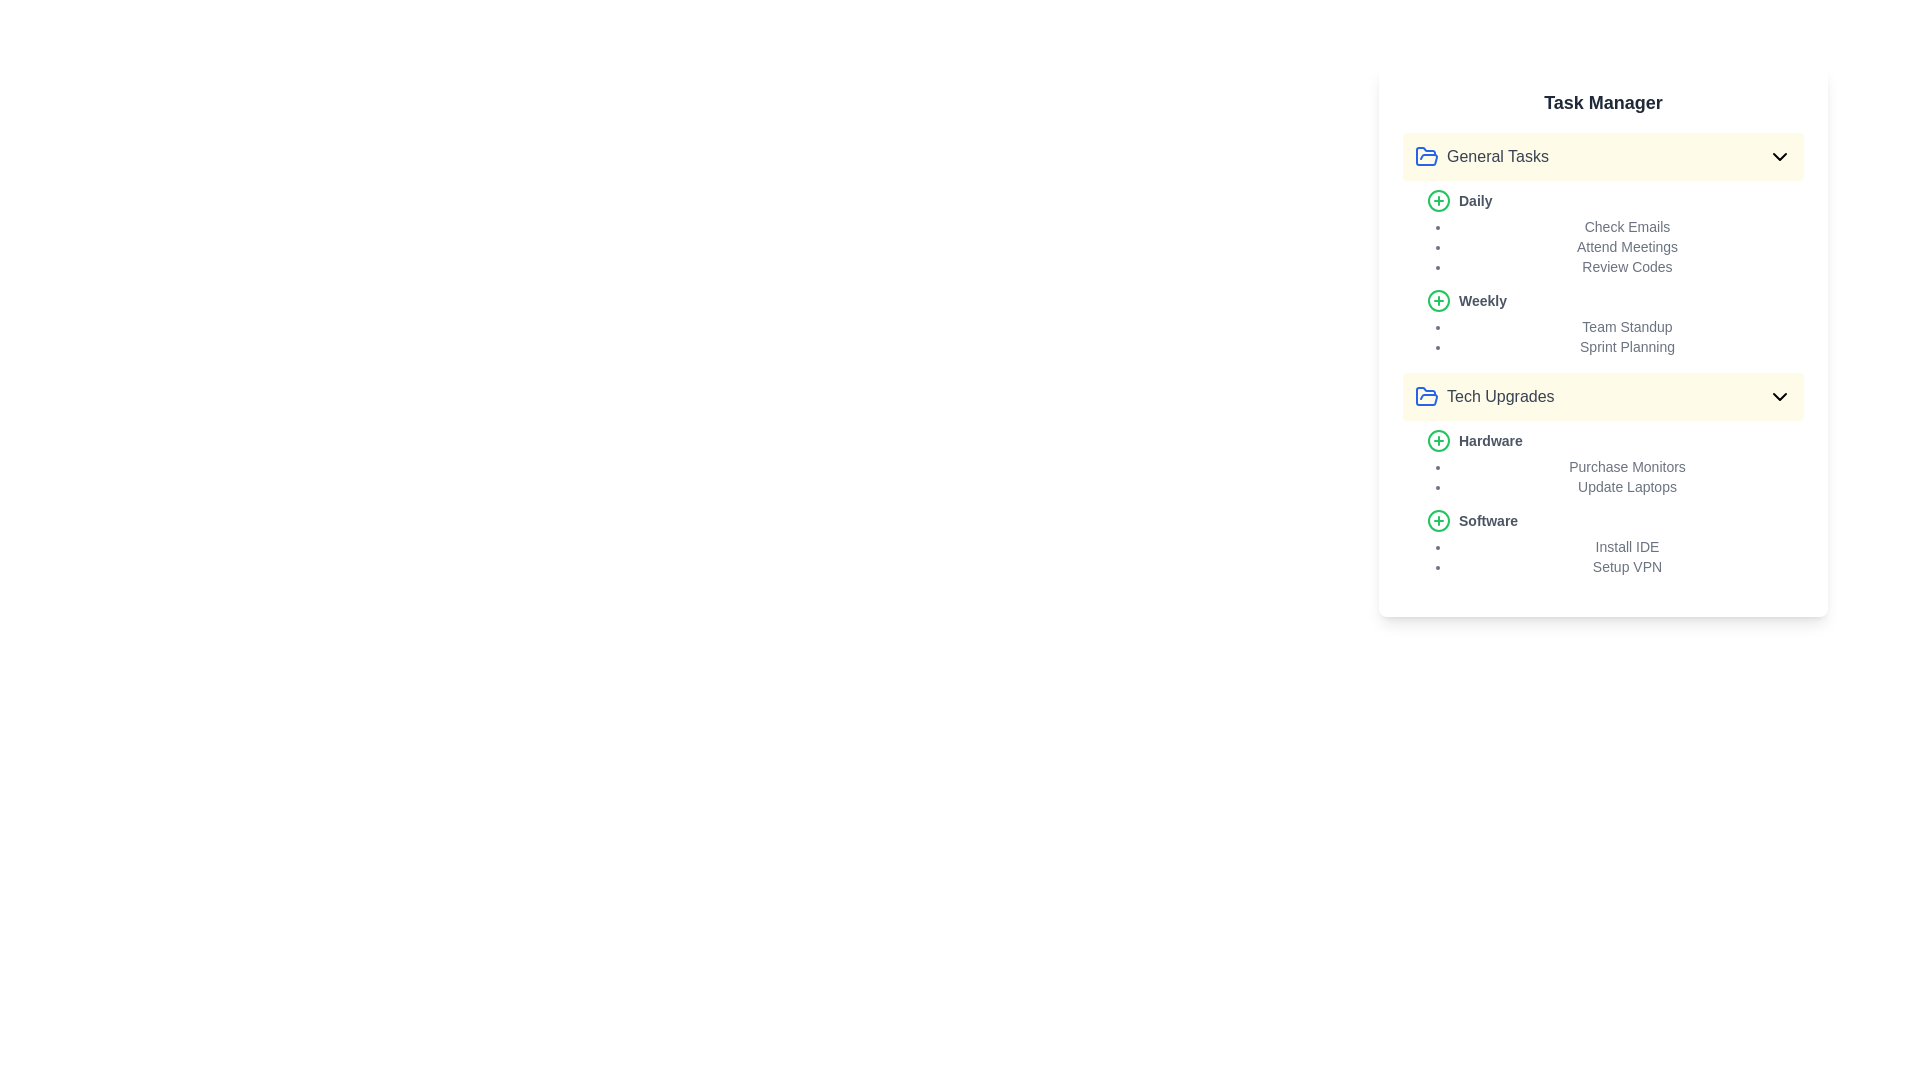  What do you see at coordinates (1425, 397) in the screenshot?
I see `the blue folder icon as a category indicator, which is located to the left of the 'Tech Upgrades' text in the sidebar` at bounding box center [1425, 397].